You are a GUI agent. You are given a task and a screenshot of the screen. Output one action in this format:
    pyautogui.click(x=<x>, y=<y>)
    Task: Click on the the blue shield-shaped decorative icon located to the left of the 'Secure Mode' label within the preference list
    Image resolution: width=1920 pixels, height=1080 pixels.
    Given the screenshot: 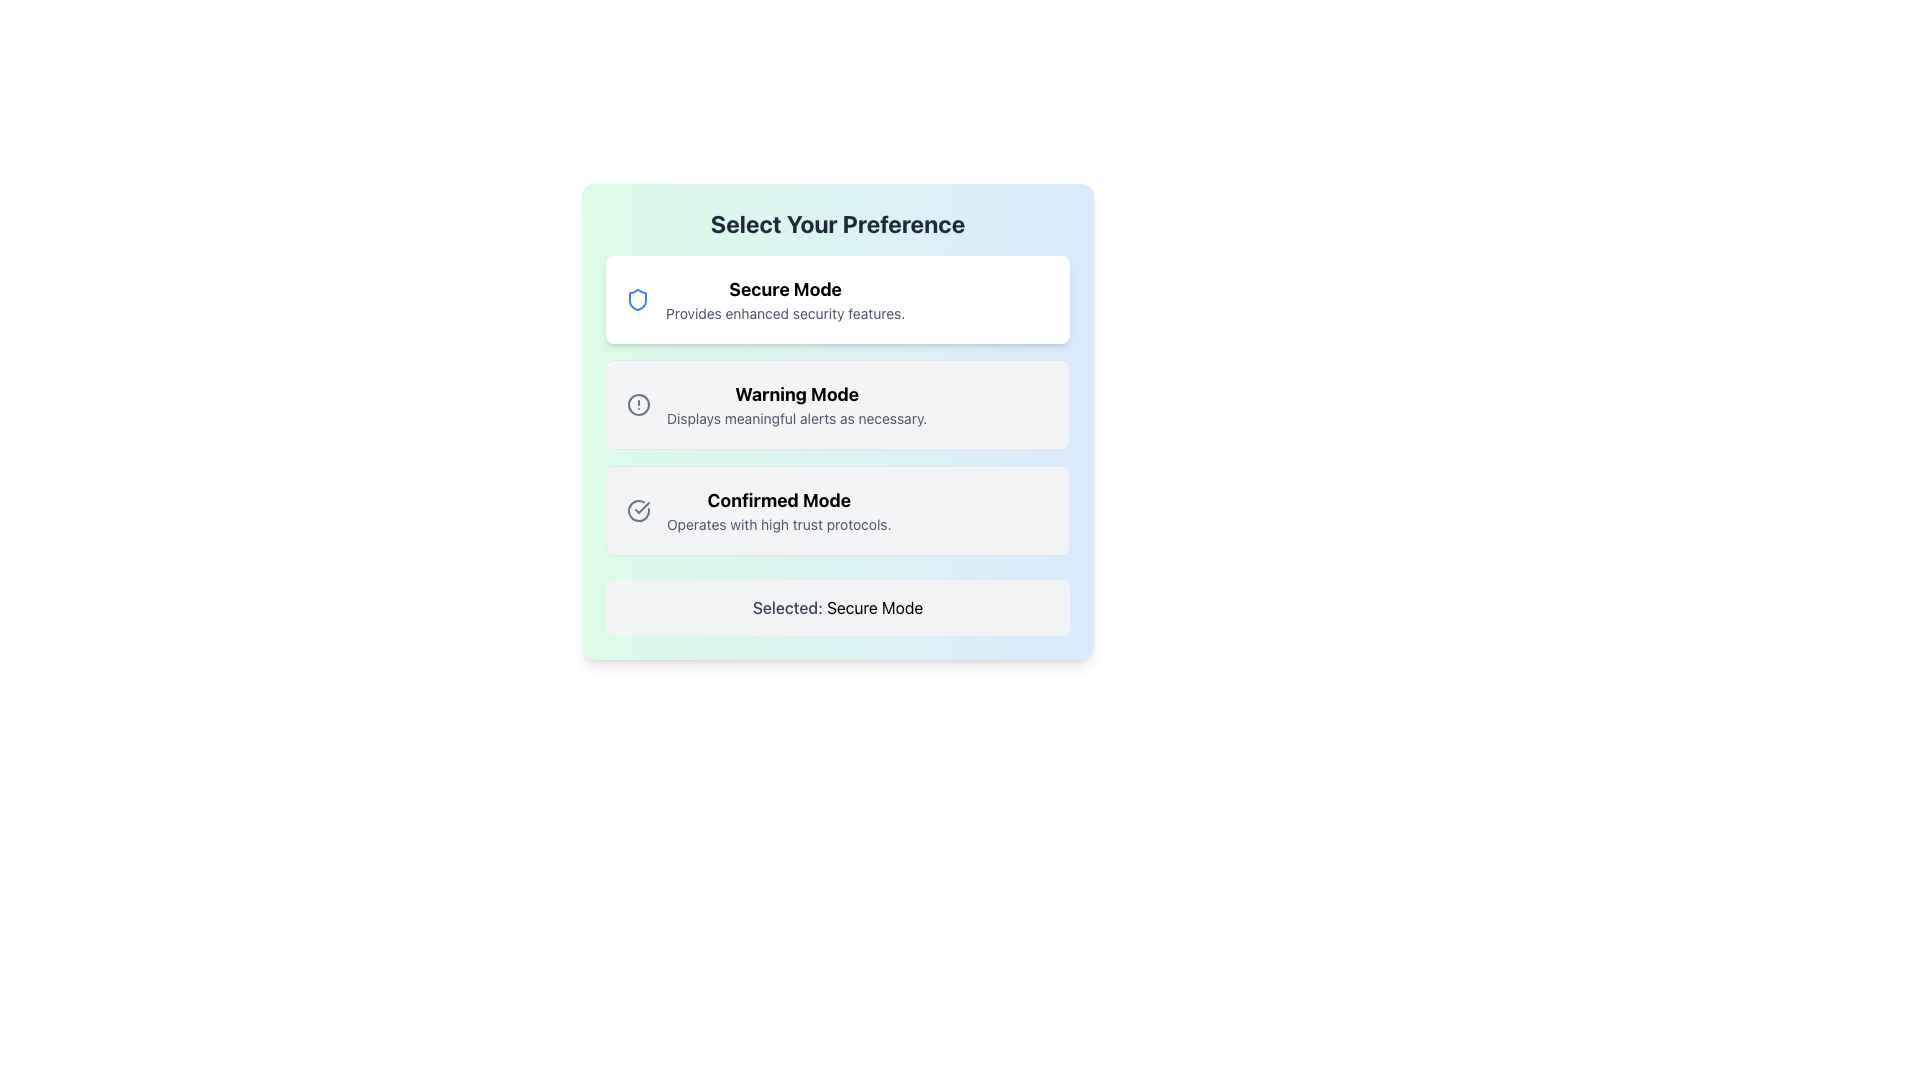 What is the action you would take?
    pyautogui.click(x=637, y=300)
    